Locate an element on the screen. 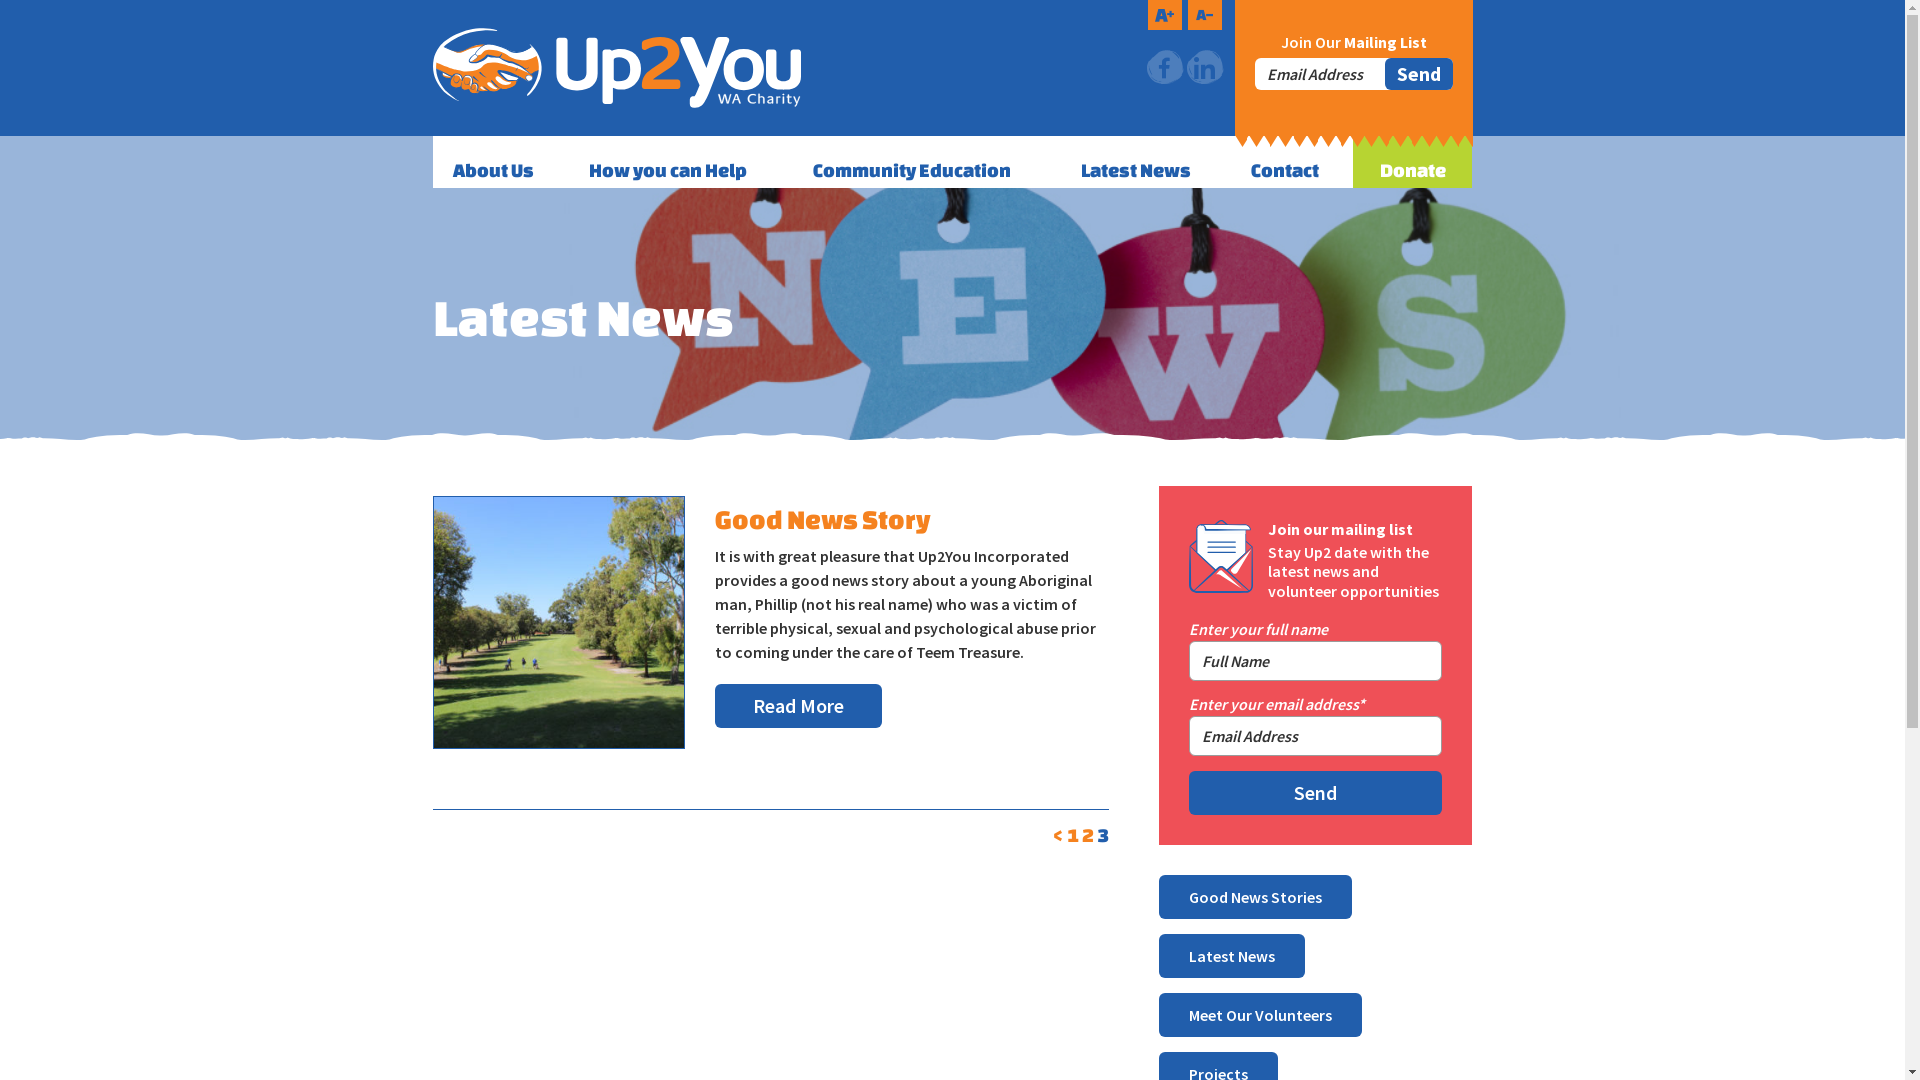 The width and height of the screenshot is (1920, 1080). 'Donate' is located at coordinates (1411, 161).